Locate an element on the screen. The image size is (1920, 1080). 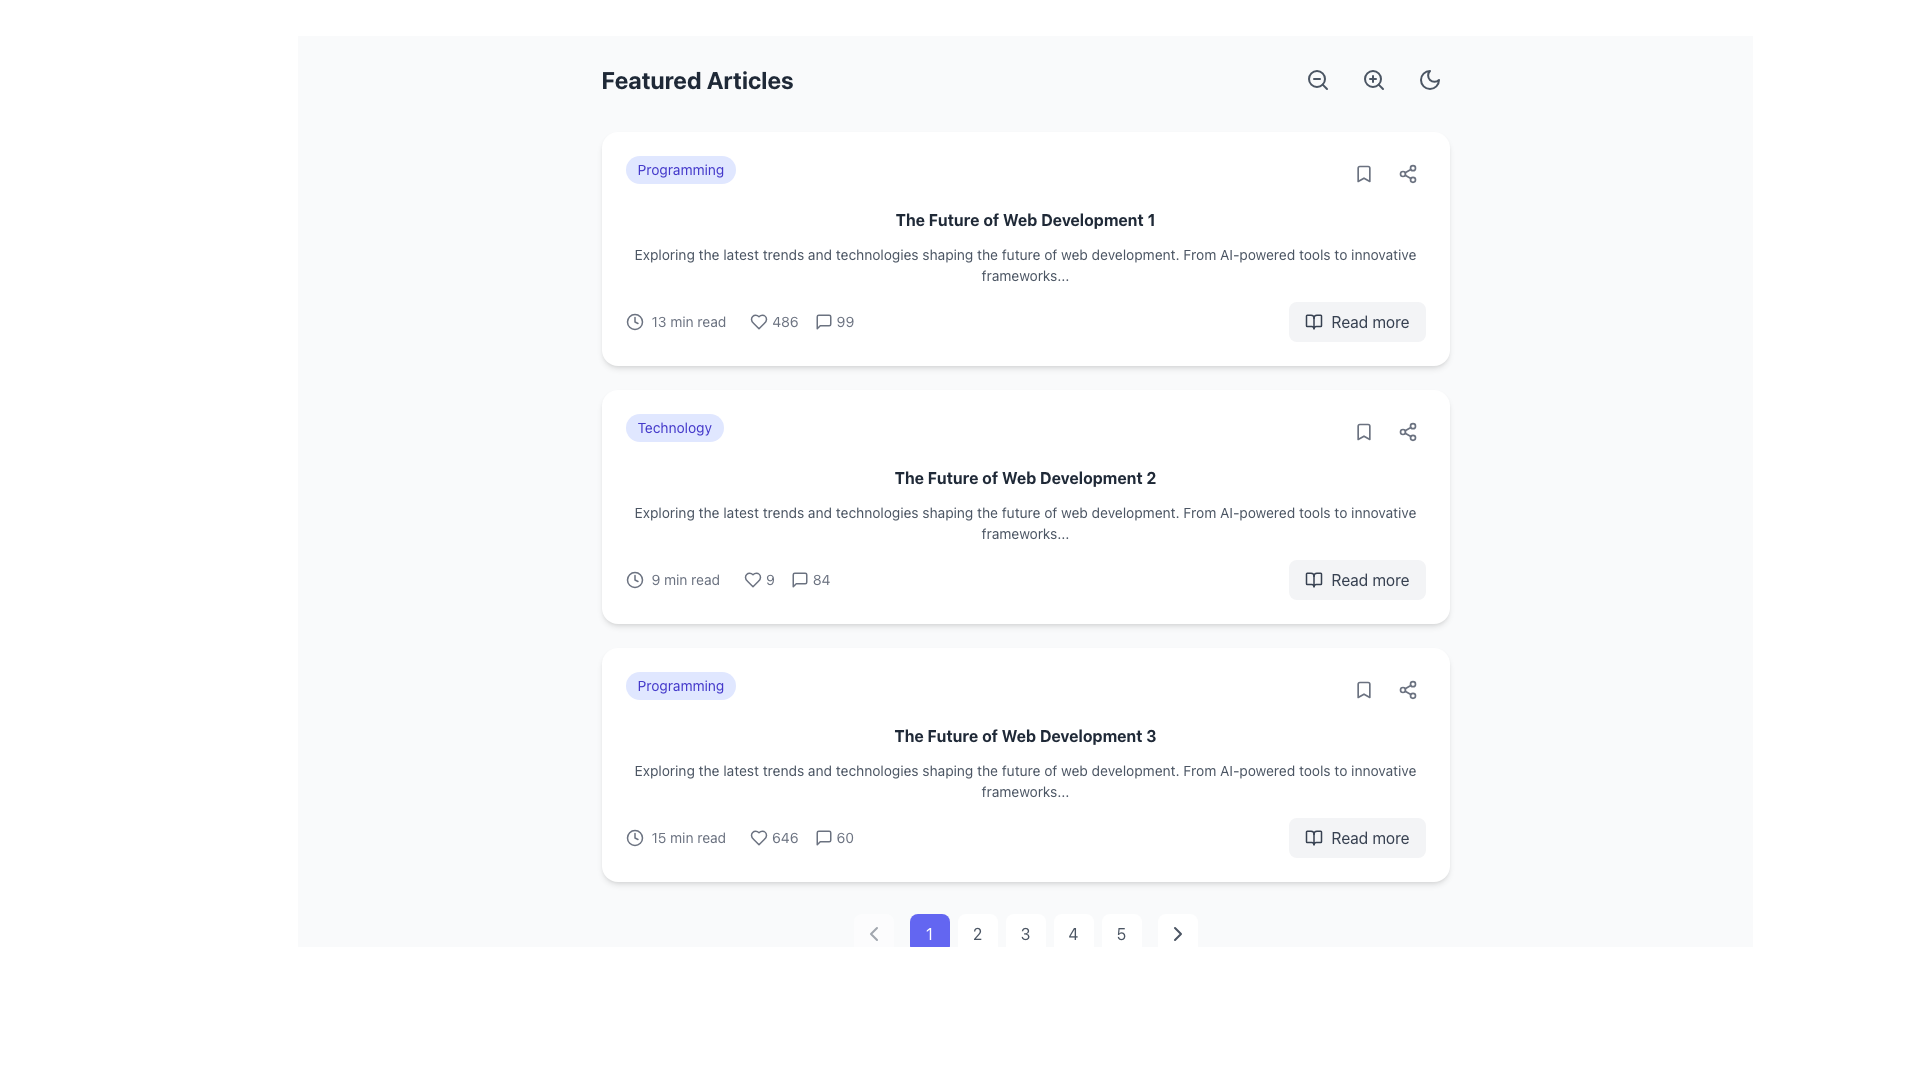
the small numerical label displaying the number '9' in light gray font, located next to the heart-shaped icon on the second article card is located at coordinates (758, 579).